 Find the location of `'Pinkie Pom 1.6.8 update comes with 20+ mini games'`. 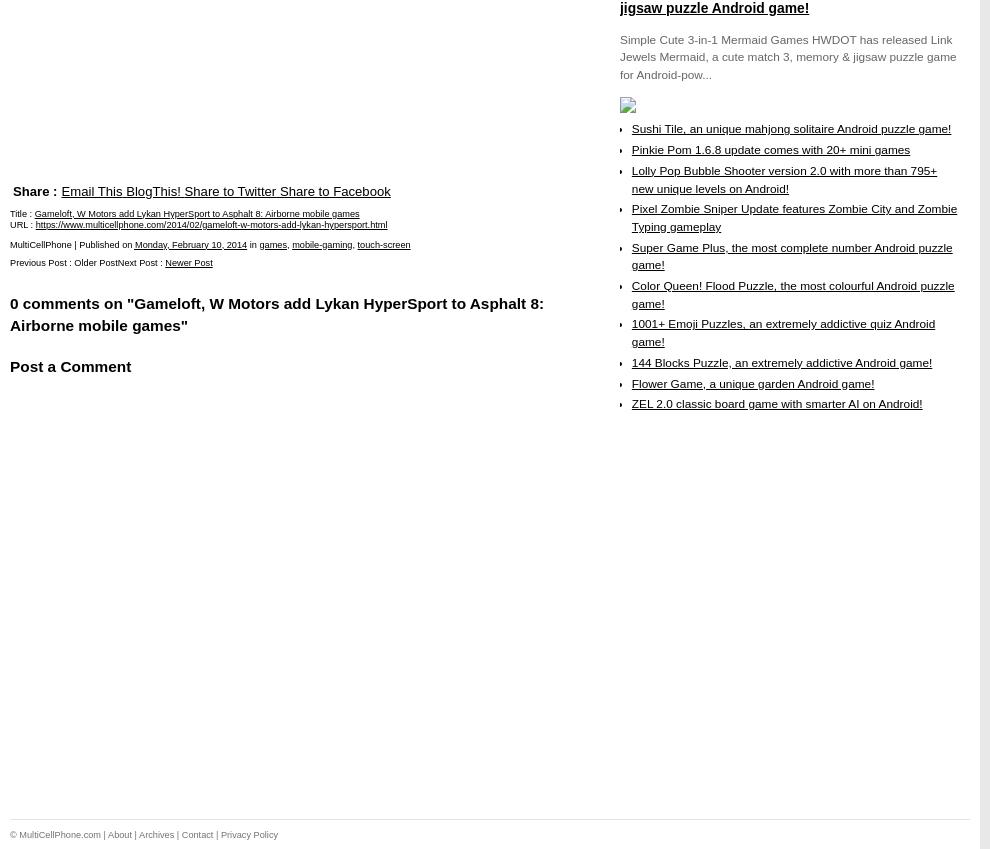

'Pinkie Pom 1.6.8 update comes with 20+ mini games' is located at coordinates (770, 150).